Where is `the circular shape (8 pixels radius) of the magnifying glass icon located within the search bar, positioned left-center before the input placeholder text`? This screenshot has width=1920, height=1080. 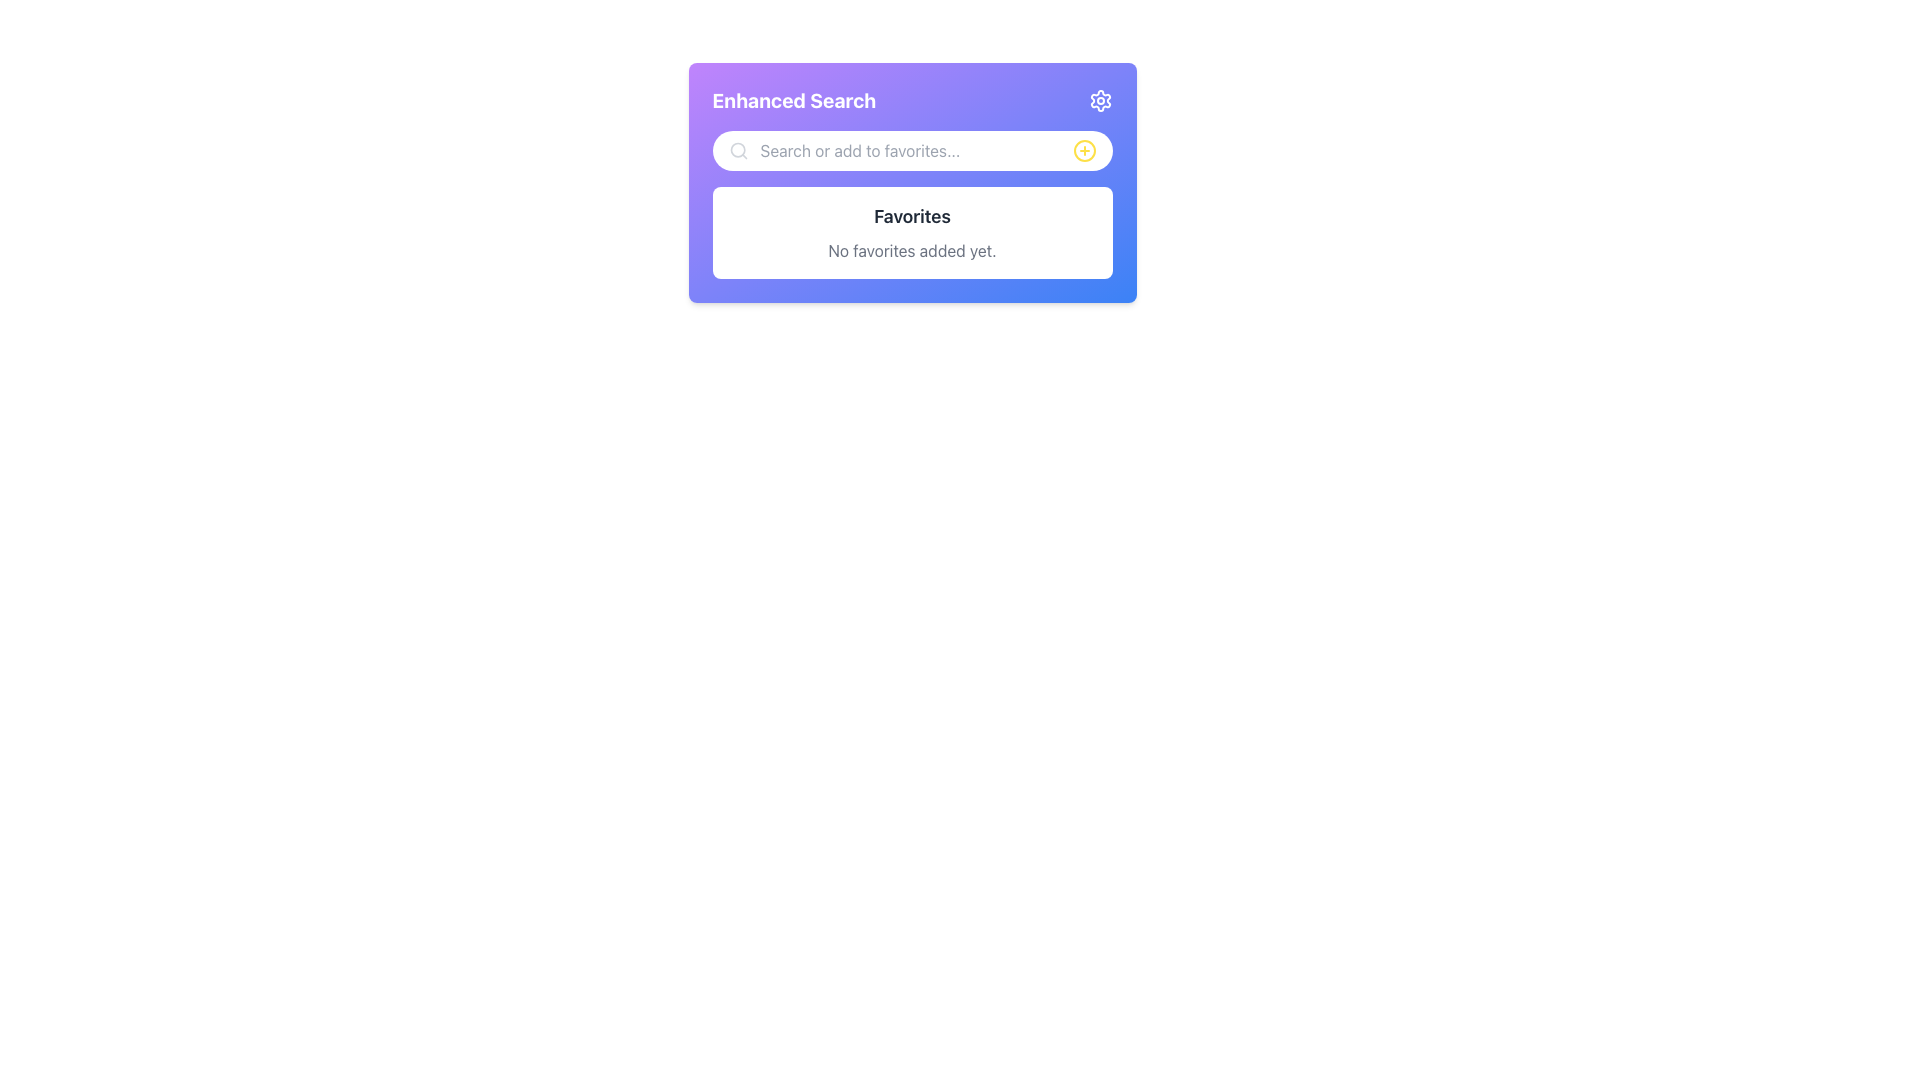 the circular shape (8 pixels radius) of the magnifying glass icon located within the search bar, positioned left-center before the input placeholder text is located at coordinates (736, 149).